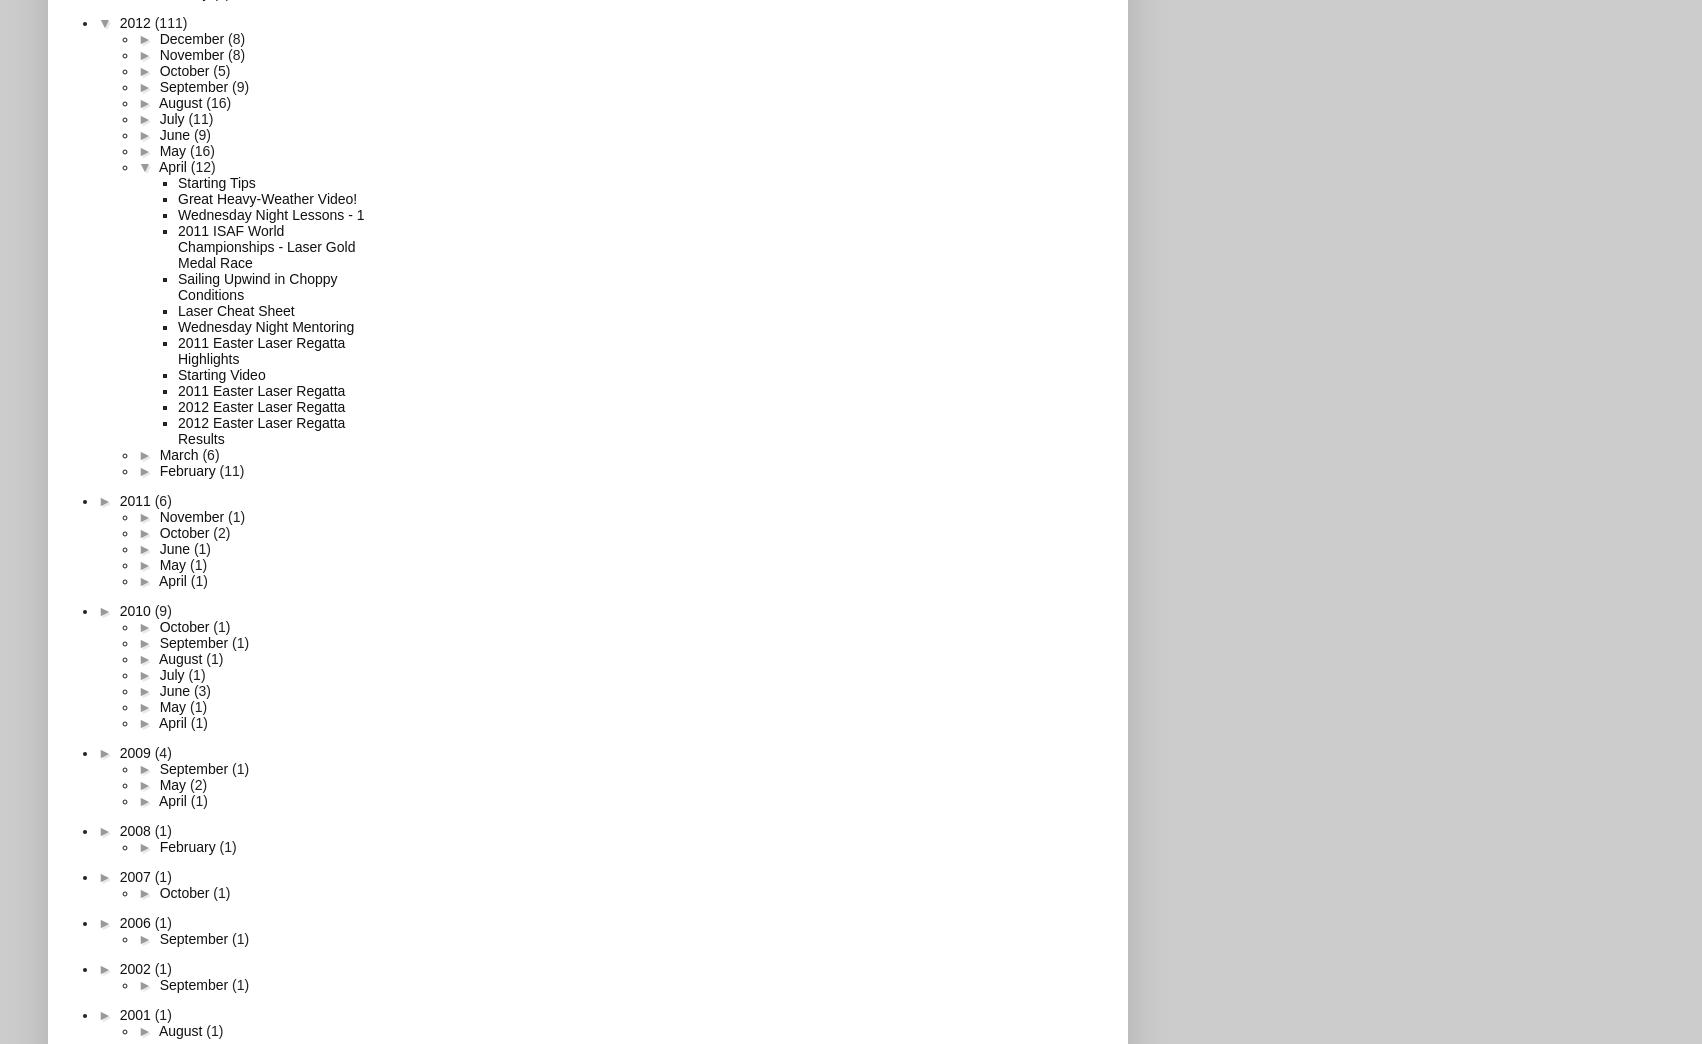 The height and width of the screenshot is (1044, 1702). What do you see at coordinates (177, 373) in the screenshot?
I see `'Starting Video'` at bounding box center [177, 373].